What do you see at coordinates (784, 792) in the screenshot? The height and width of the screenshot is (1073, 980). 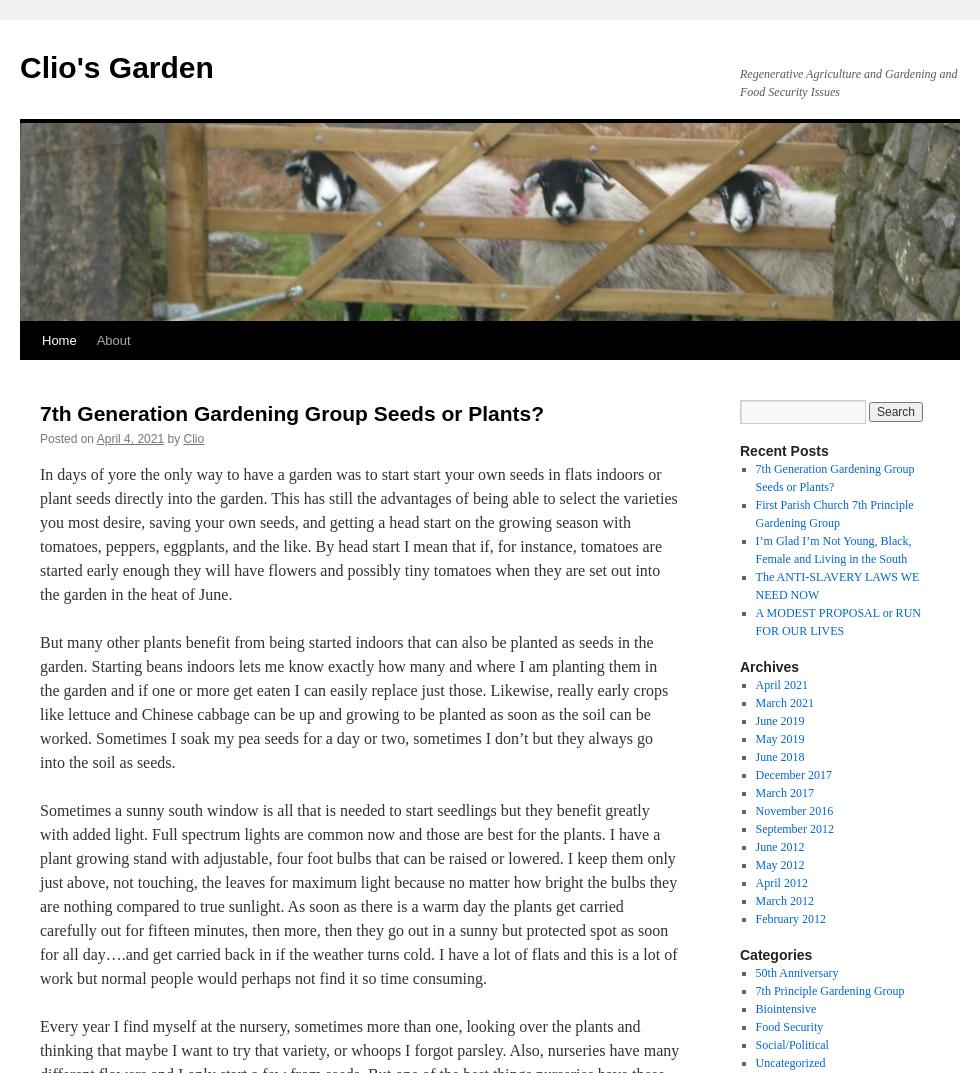 I see `'March 2017'` at bounding box center [784, 792].